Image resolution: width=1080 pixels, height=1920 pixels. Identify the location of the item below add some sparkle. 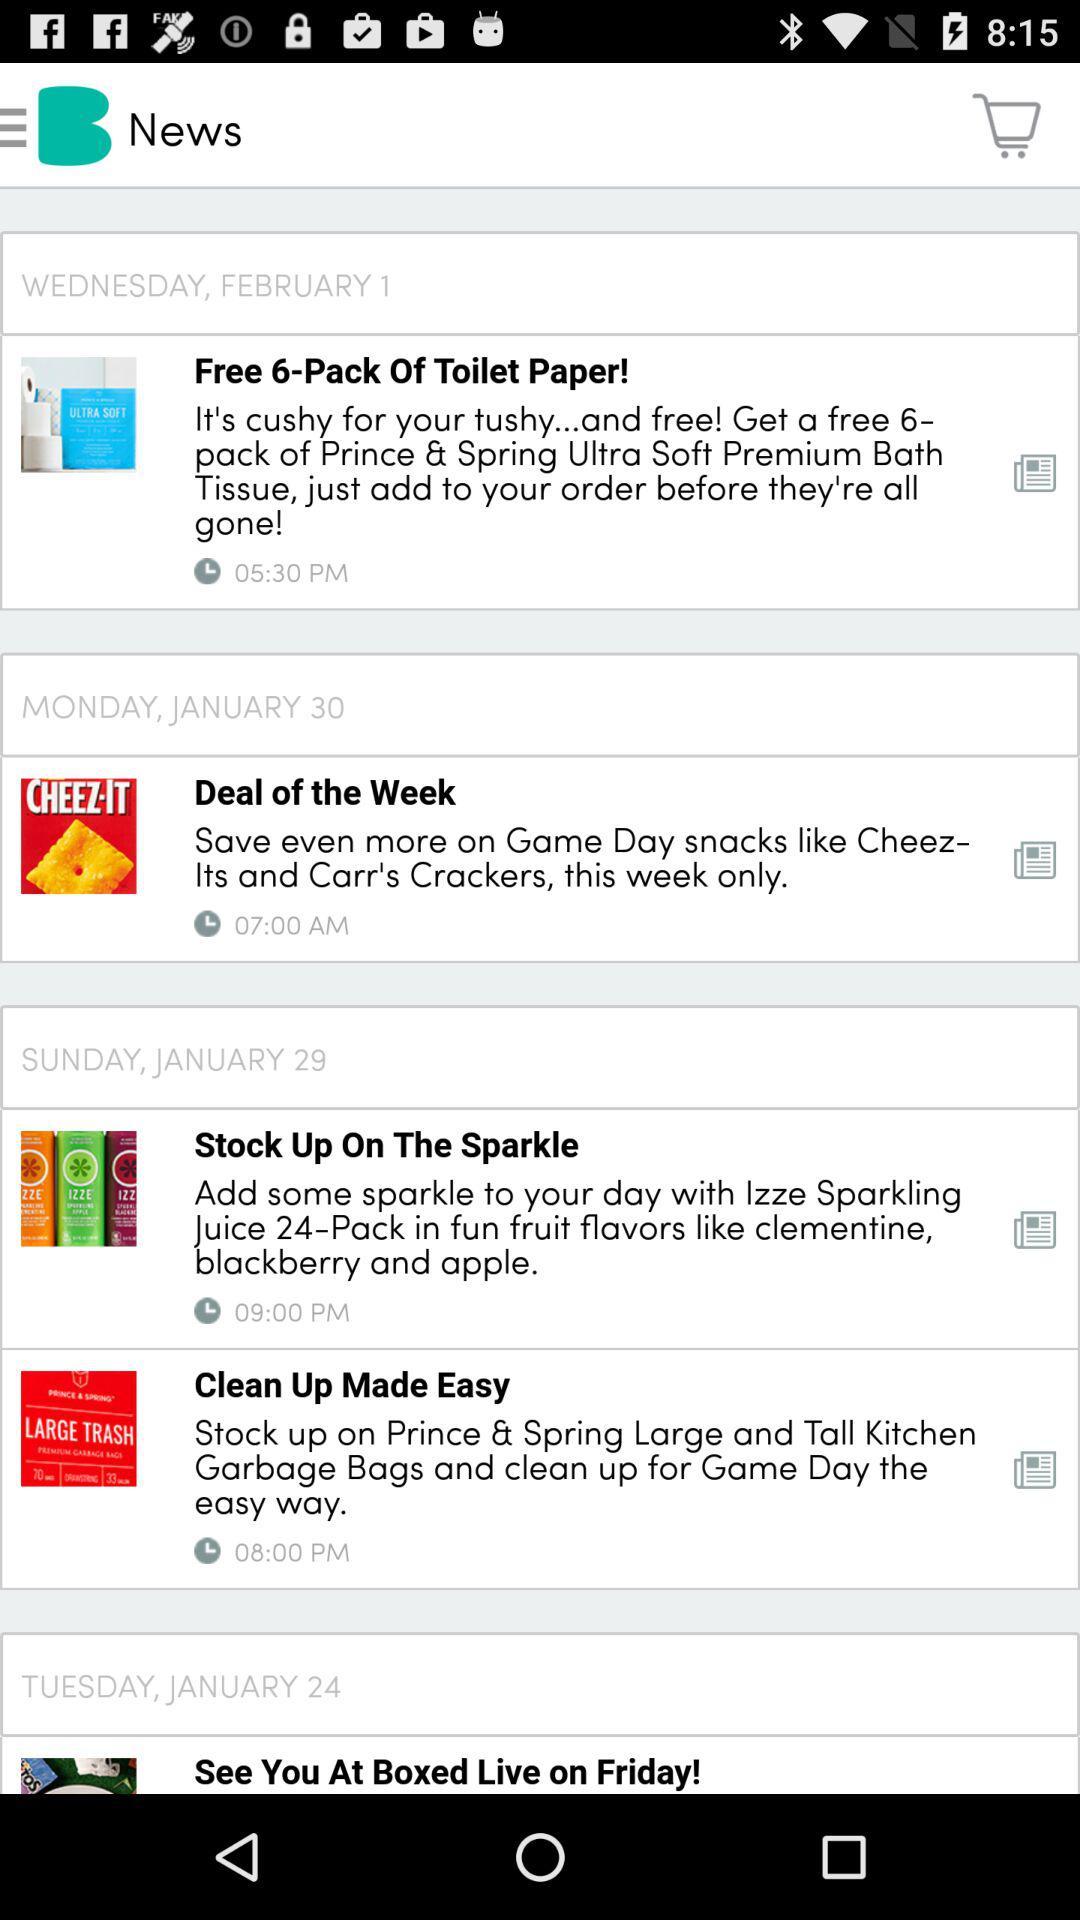
(207, 1310).